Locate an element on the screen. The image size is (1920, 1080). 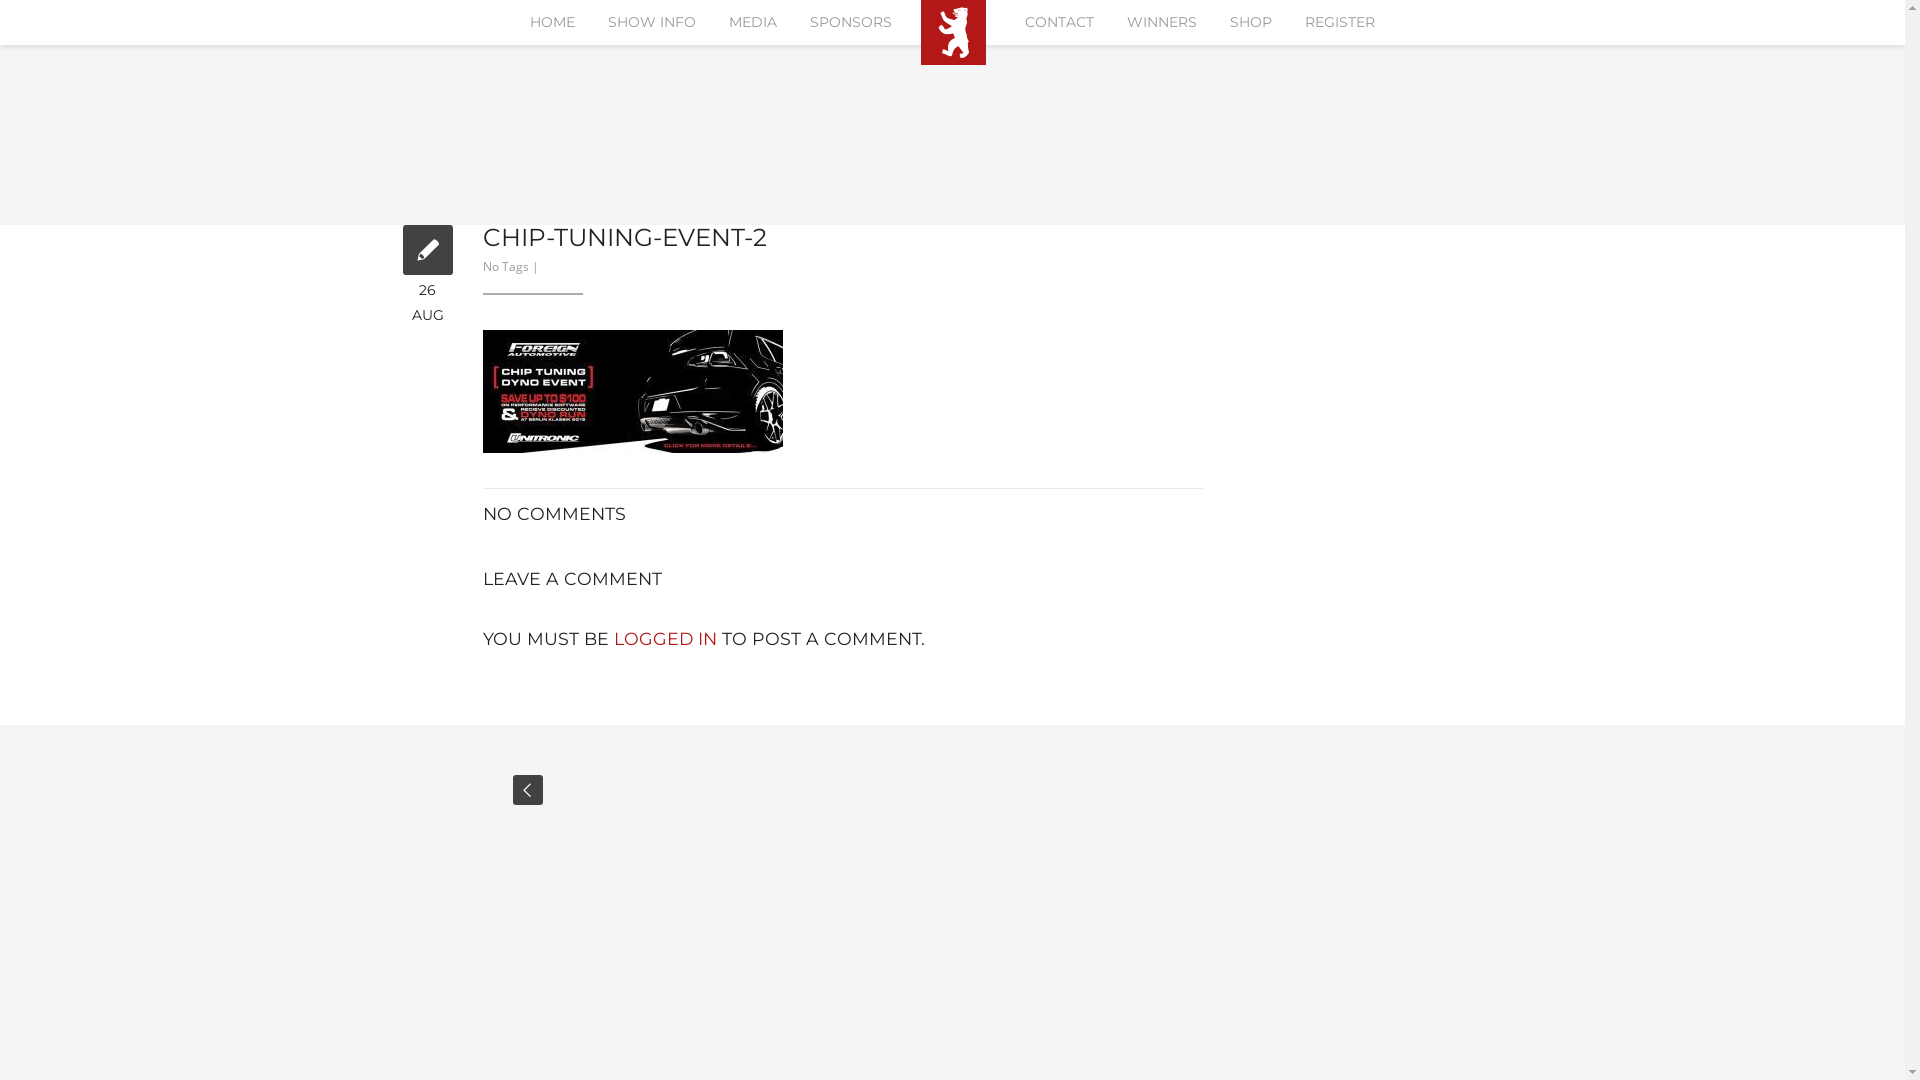
'WINNERS' is located at coordinates (1161, 22).